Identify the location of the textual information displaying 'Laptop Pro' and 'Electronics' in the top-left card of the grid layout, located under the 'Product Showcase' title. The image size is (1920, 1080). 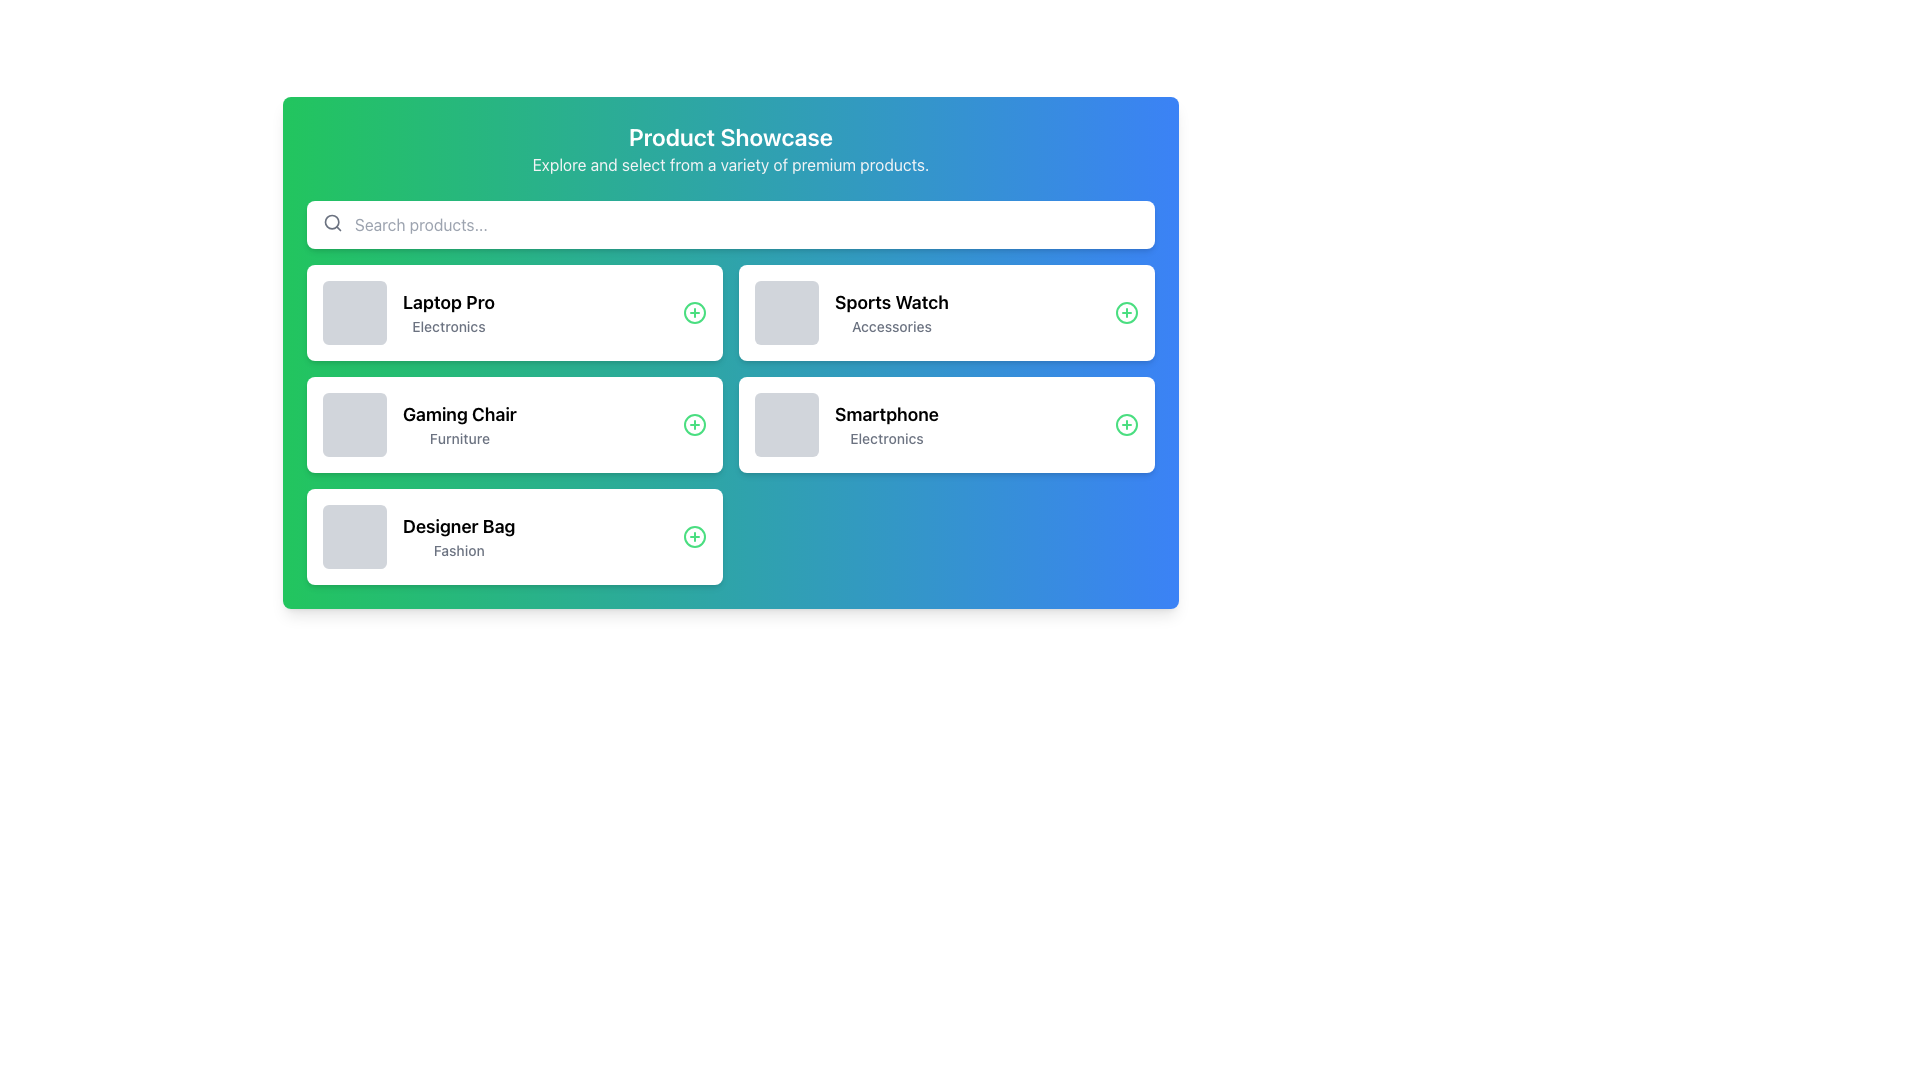
(447, 312).